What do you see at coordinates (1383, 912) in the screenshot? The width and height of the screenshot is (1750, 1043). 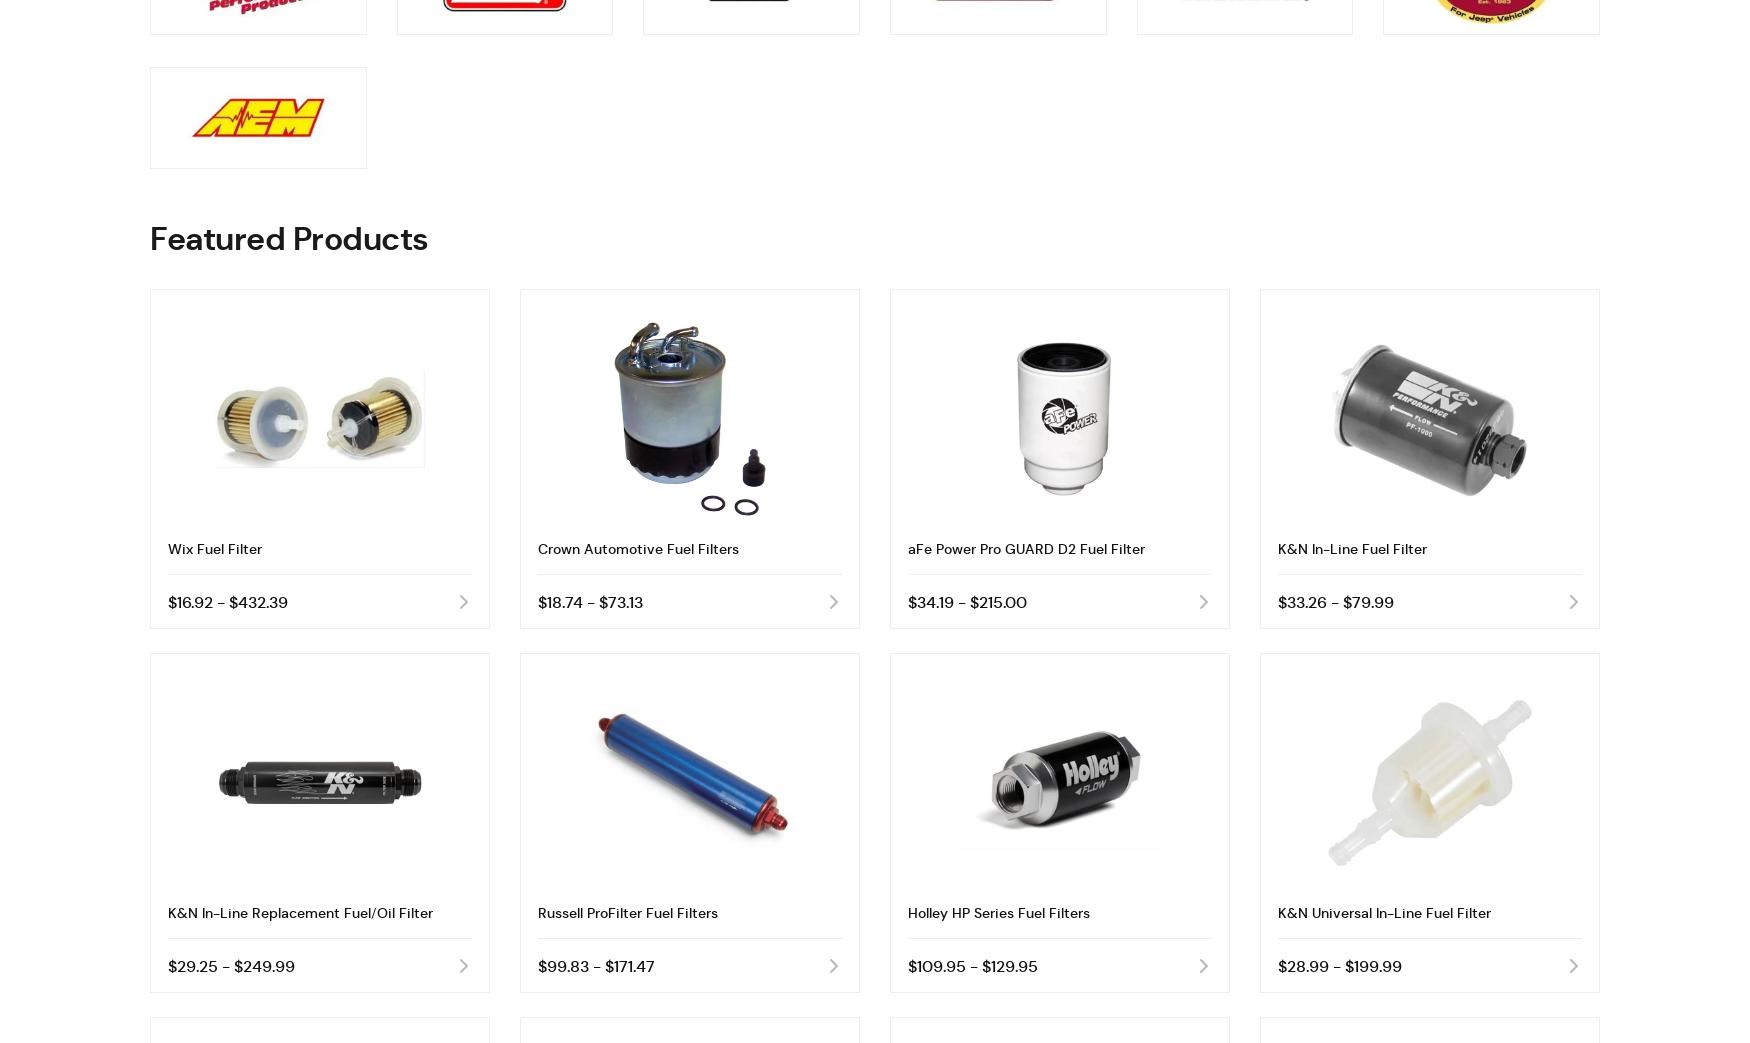 I see `'K&N Universal In-Line Fuel Filter'` at bounding box center [1383, 912].